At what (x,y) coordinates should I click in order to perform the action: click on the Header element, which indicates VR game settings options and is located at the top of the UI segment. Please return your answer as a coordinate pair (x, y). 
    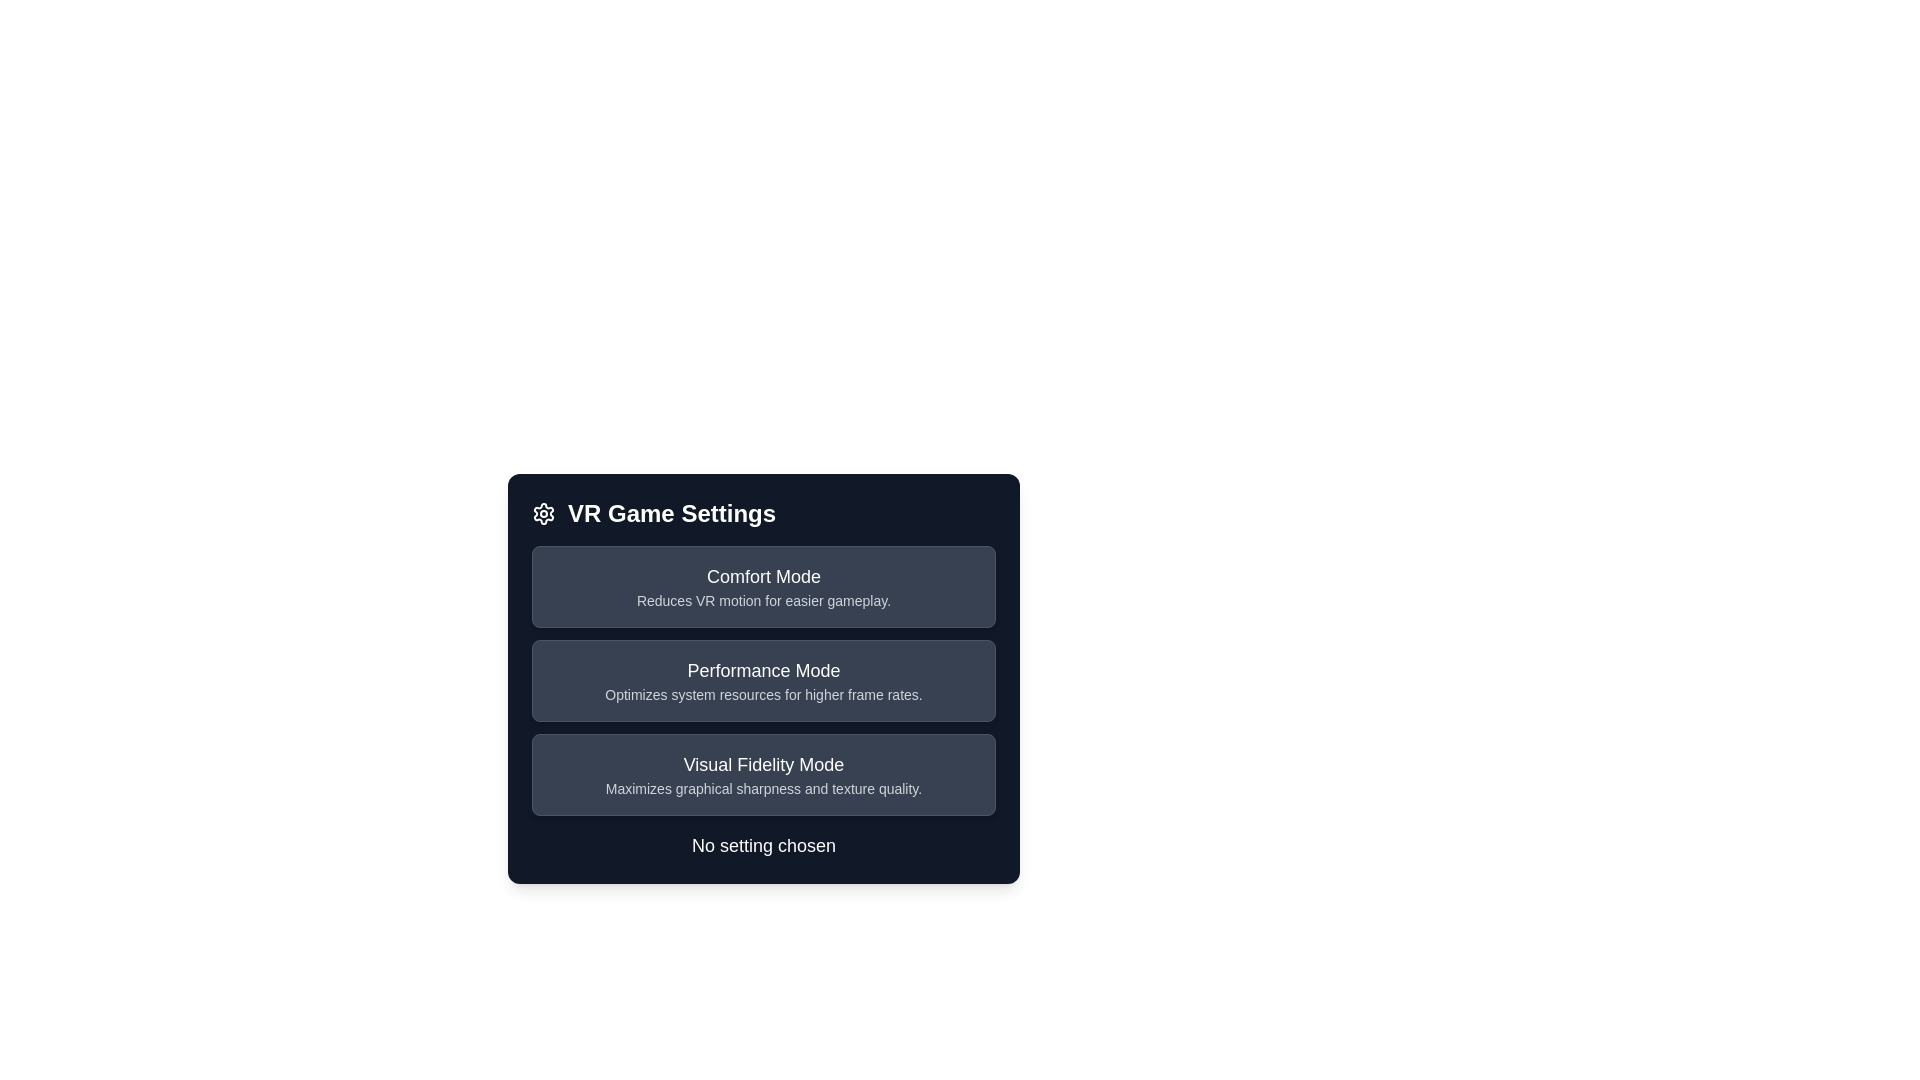
    Looking at the image, I should click on (762, 512).